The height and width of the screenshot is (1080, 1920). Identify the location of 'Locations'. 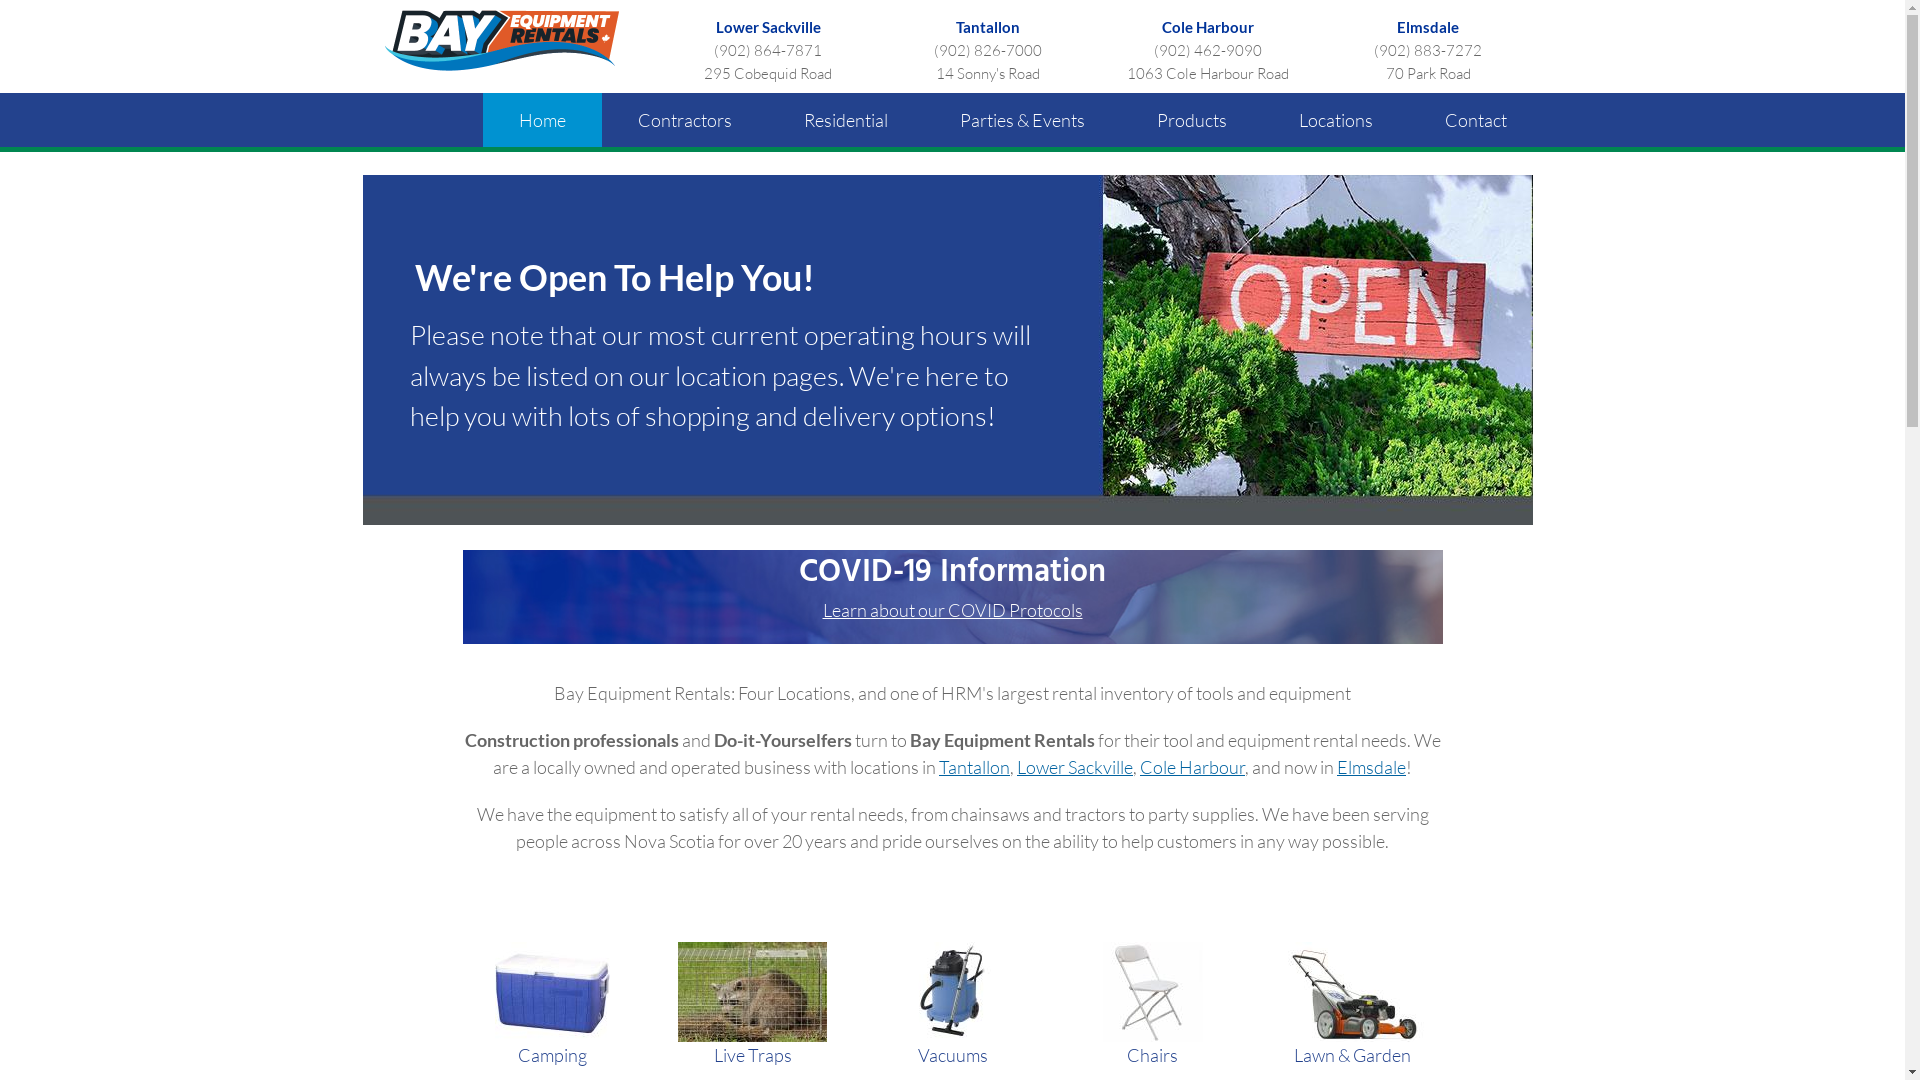
(1334, 119).